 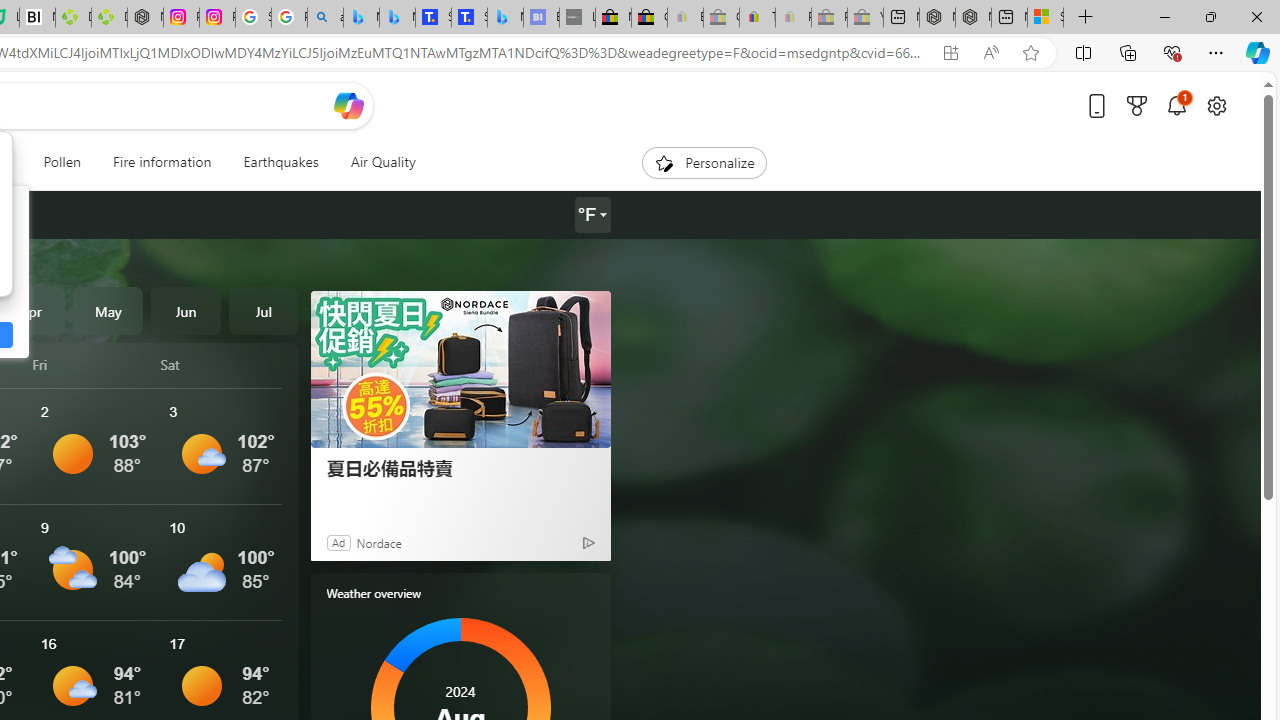 I want to click on 'Descarga Driver Updater', so click(x=108, y=17).